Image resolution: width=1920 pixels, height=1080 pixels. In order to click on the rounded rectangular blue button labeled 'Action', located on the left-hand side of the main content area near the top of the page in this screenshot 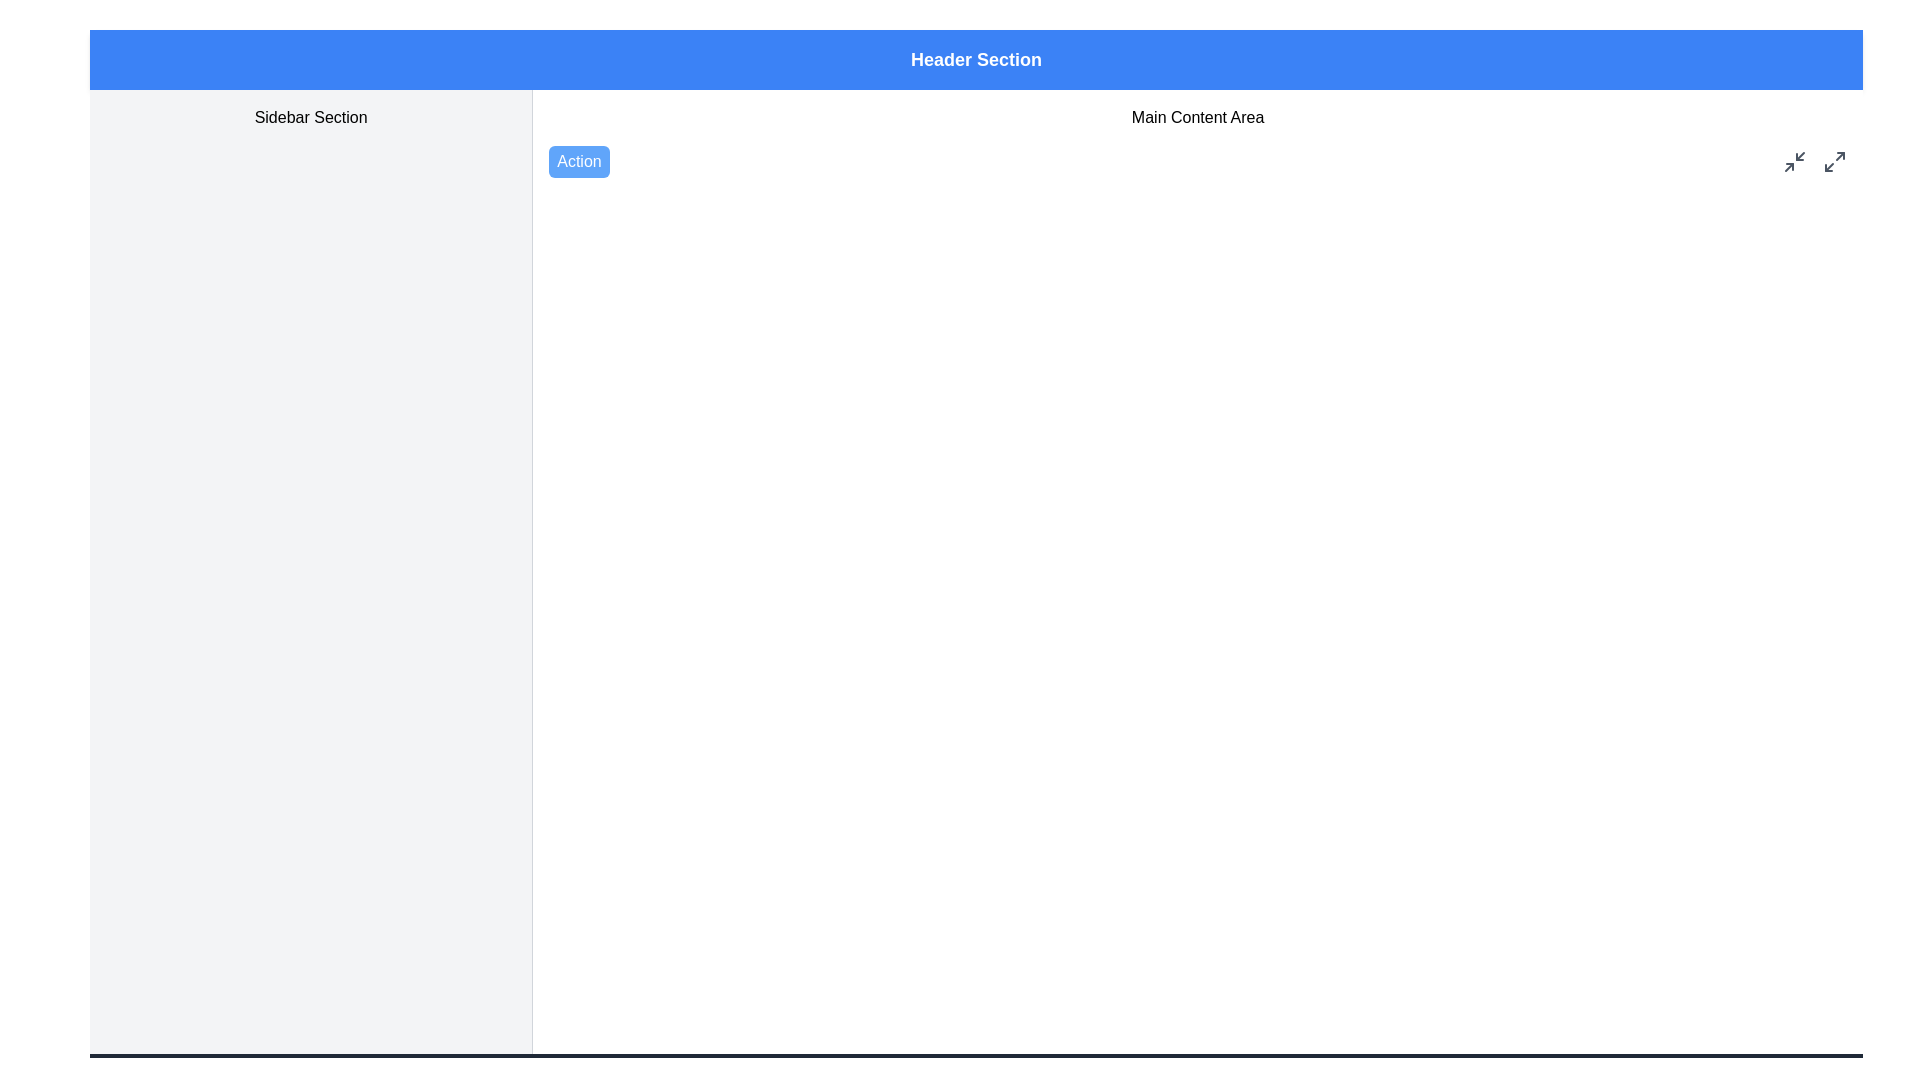, I will do `click(578, 161)`.